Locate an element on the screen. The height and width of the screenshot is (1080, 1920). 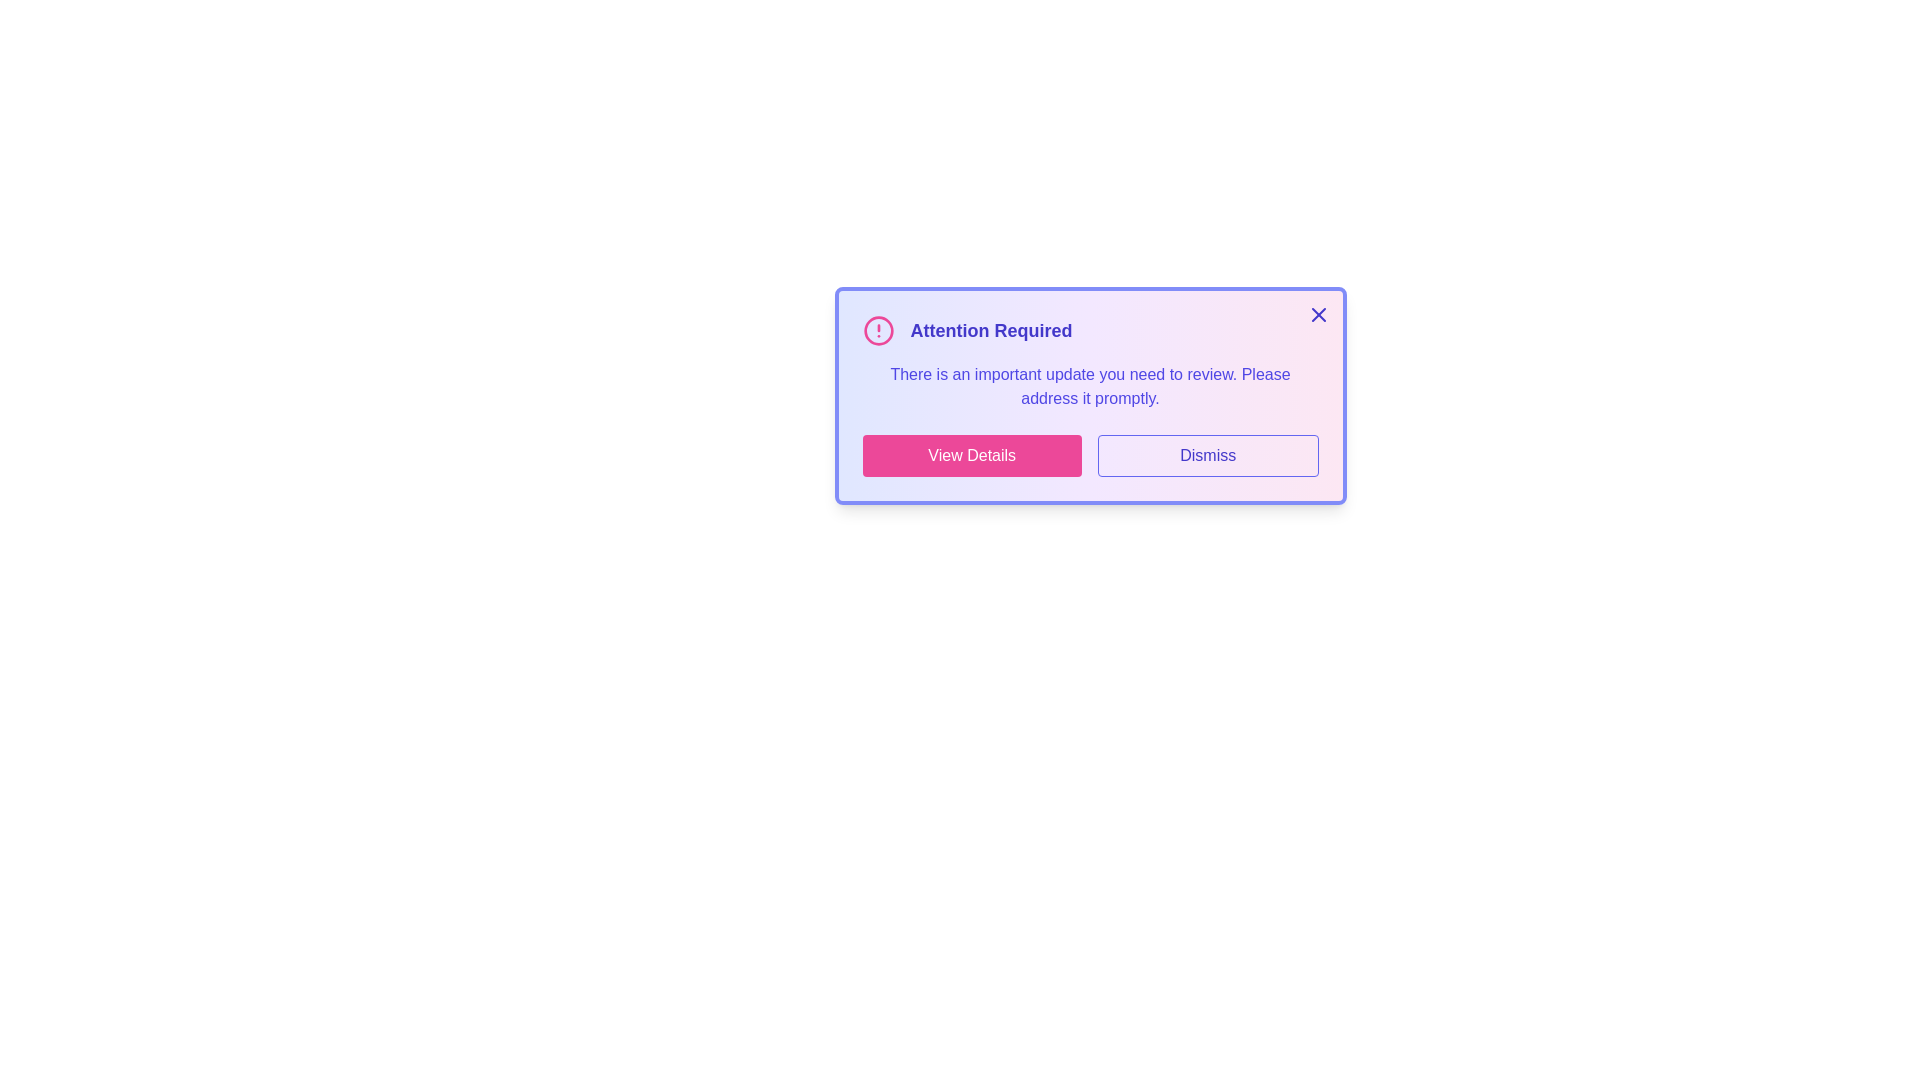
the alert icon to interact visually is located at coordinates (878, 330).